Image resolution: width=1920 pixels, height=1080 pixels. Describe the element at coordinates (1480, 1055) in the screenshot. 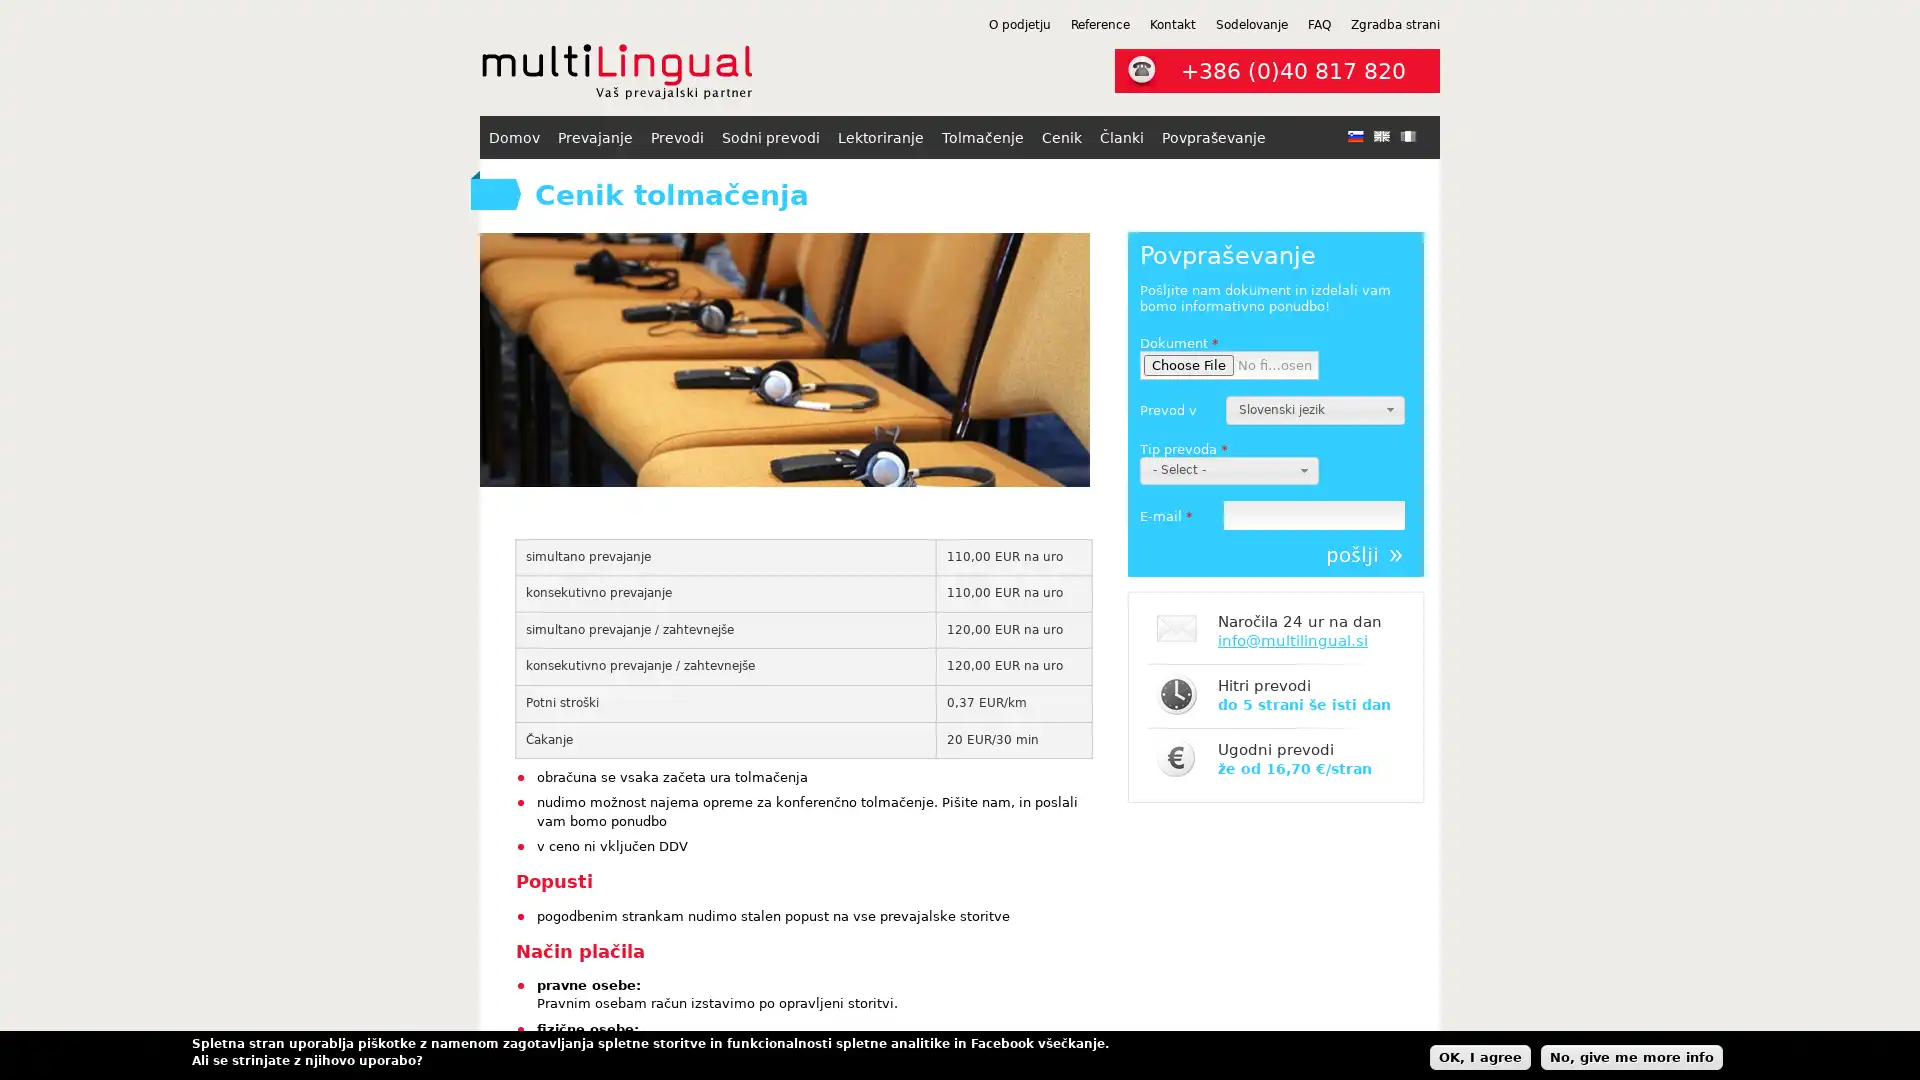

I see `OK, I agree` at that location.